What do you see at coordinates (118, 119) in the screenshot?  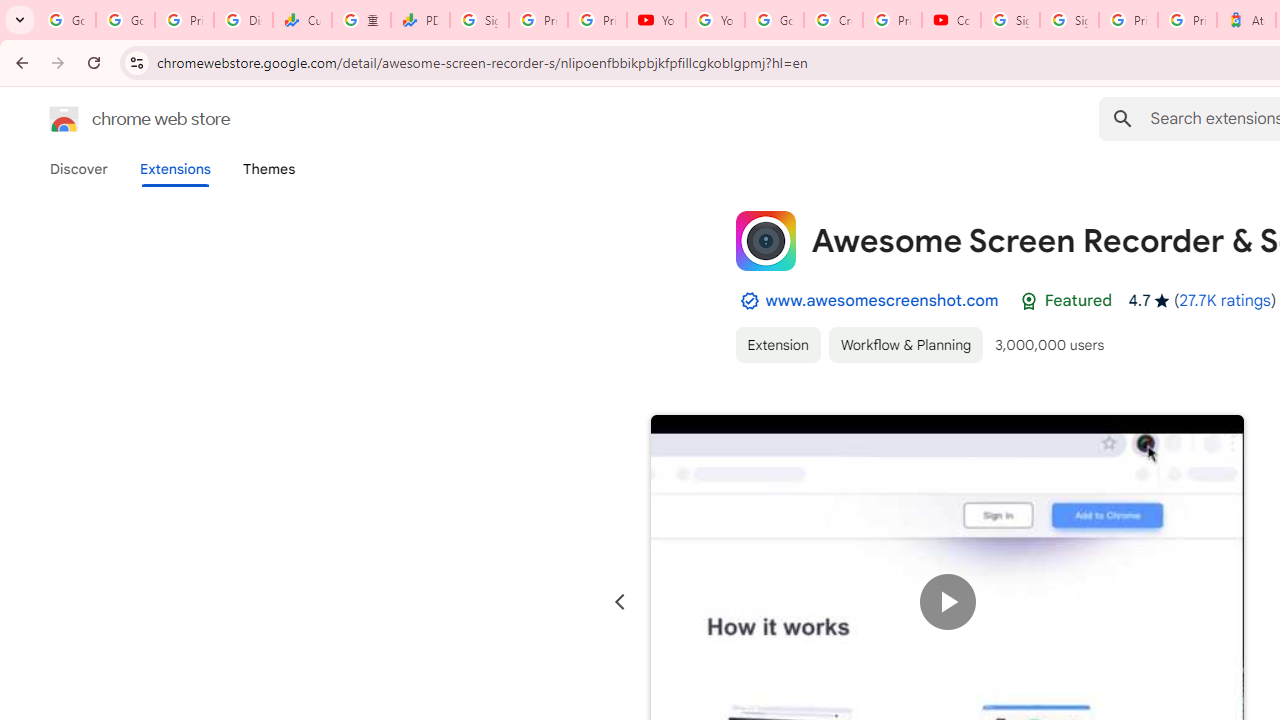 I see `'Chrome Web Store logo chrome web store'` at bounding box center [118, 119].